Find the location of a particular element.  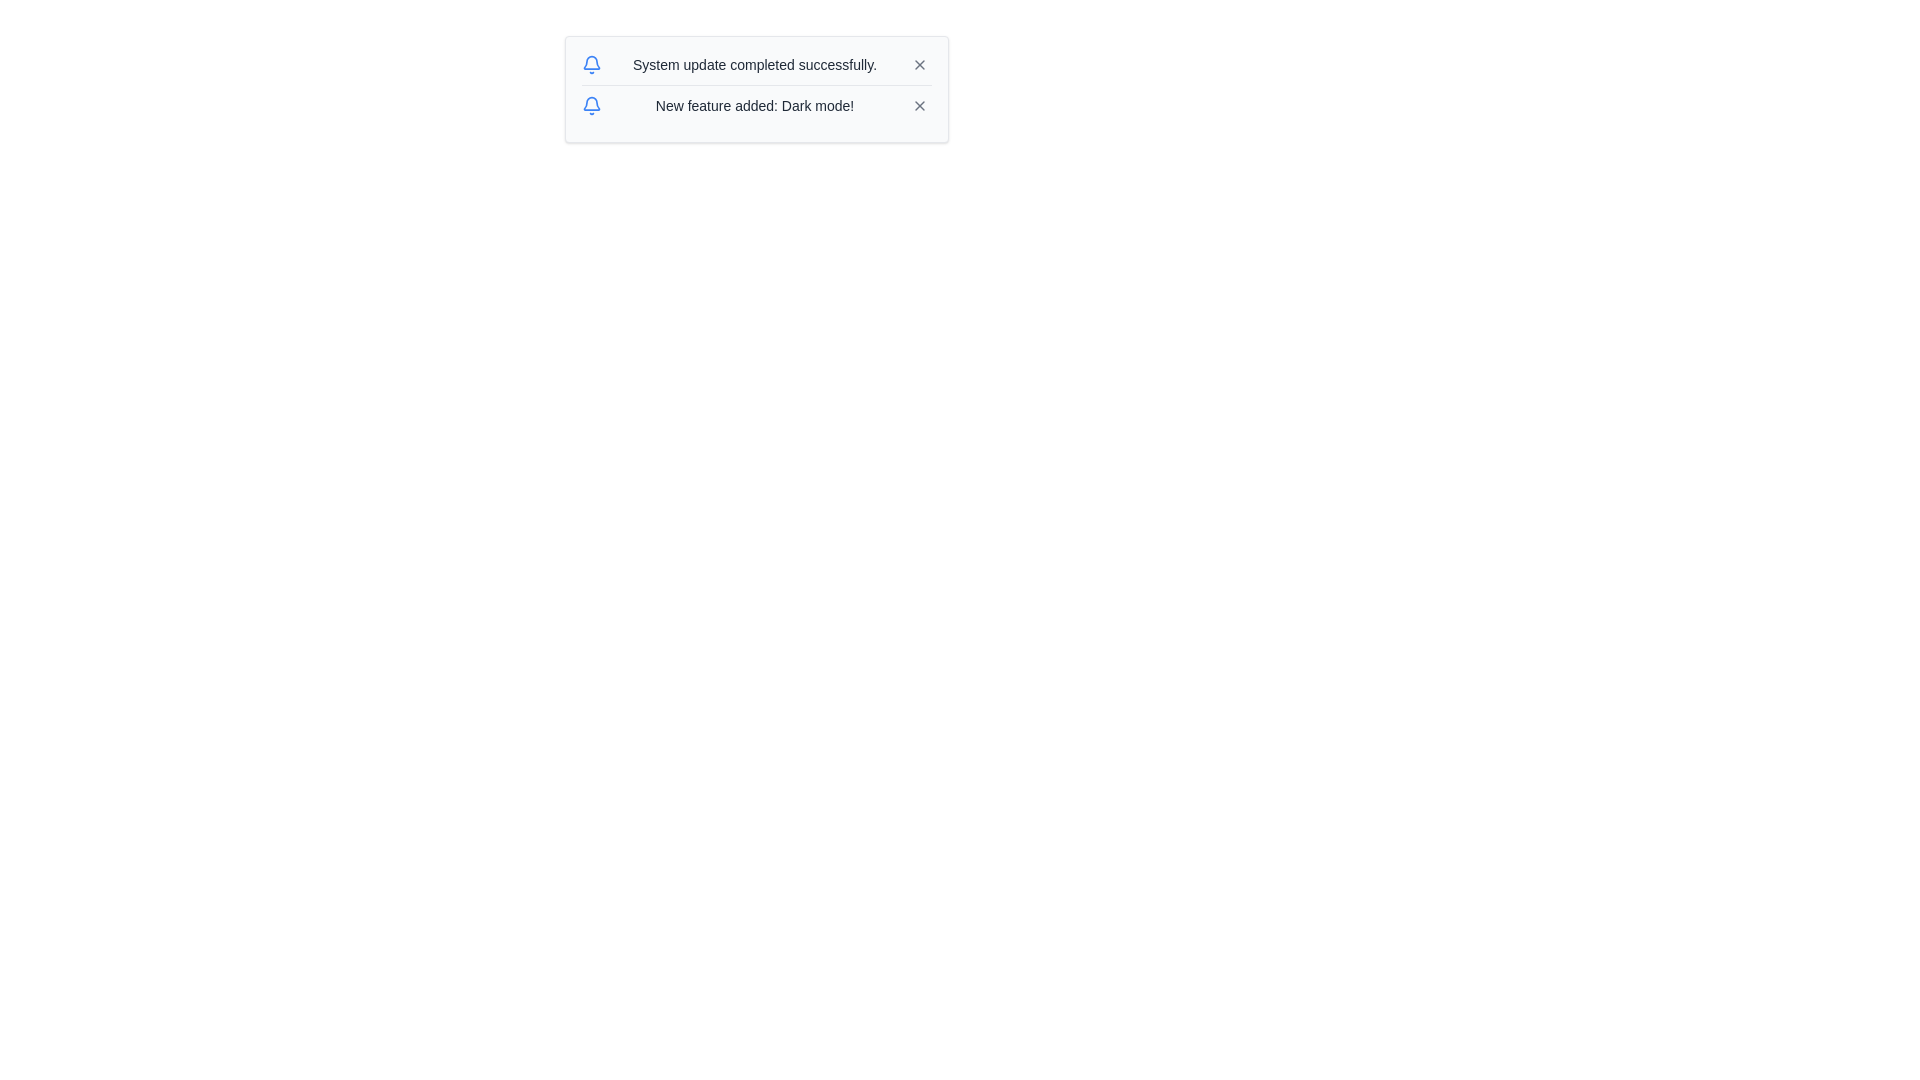

the small 'X' icon styled as a close button located at the top-right side of the notification message that says 'System update completed successfully.' is located at coordinates (919, 64).